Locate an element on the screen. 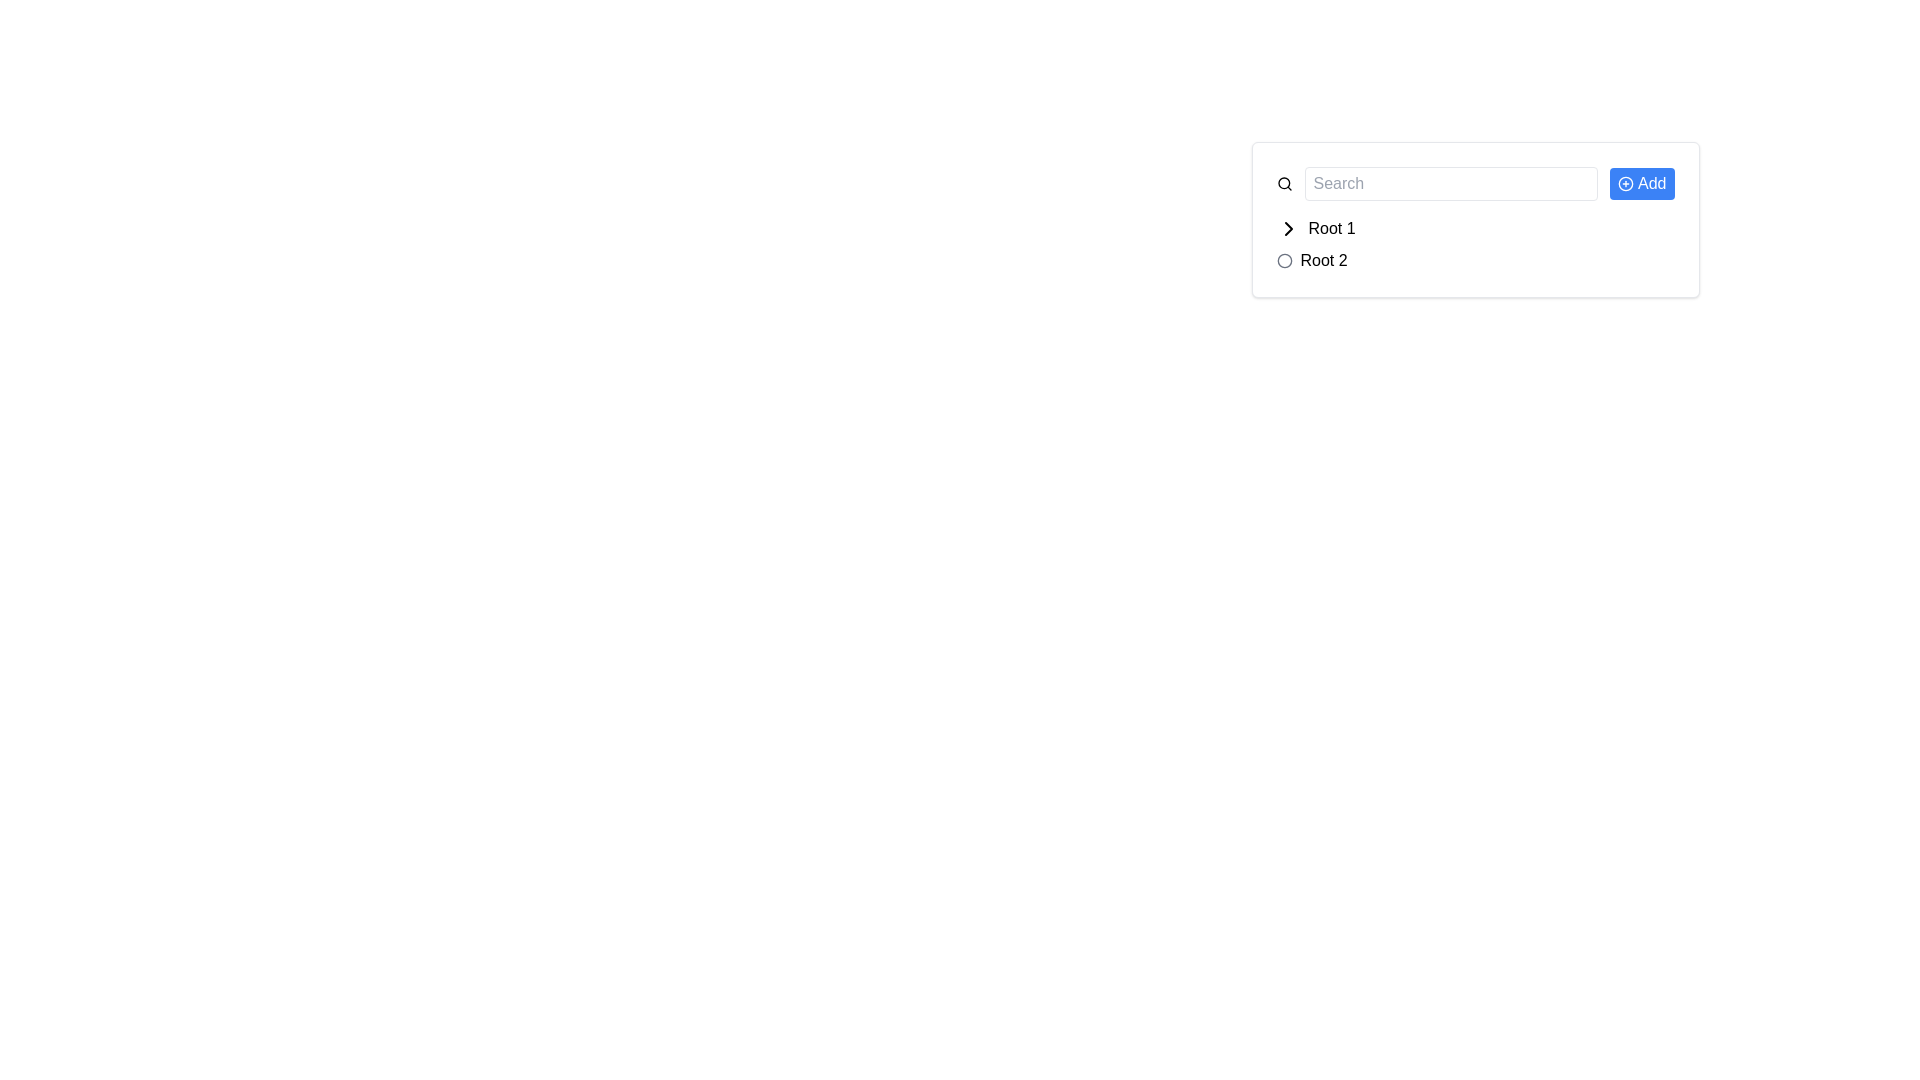 This screenshot has width=1920, height=1080. the interactive text label displaying 'Root 2' is located at coordinates (1324, 260).